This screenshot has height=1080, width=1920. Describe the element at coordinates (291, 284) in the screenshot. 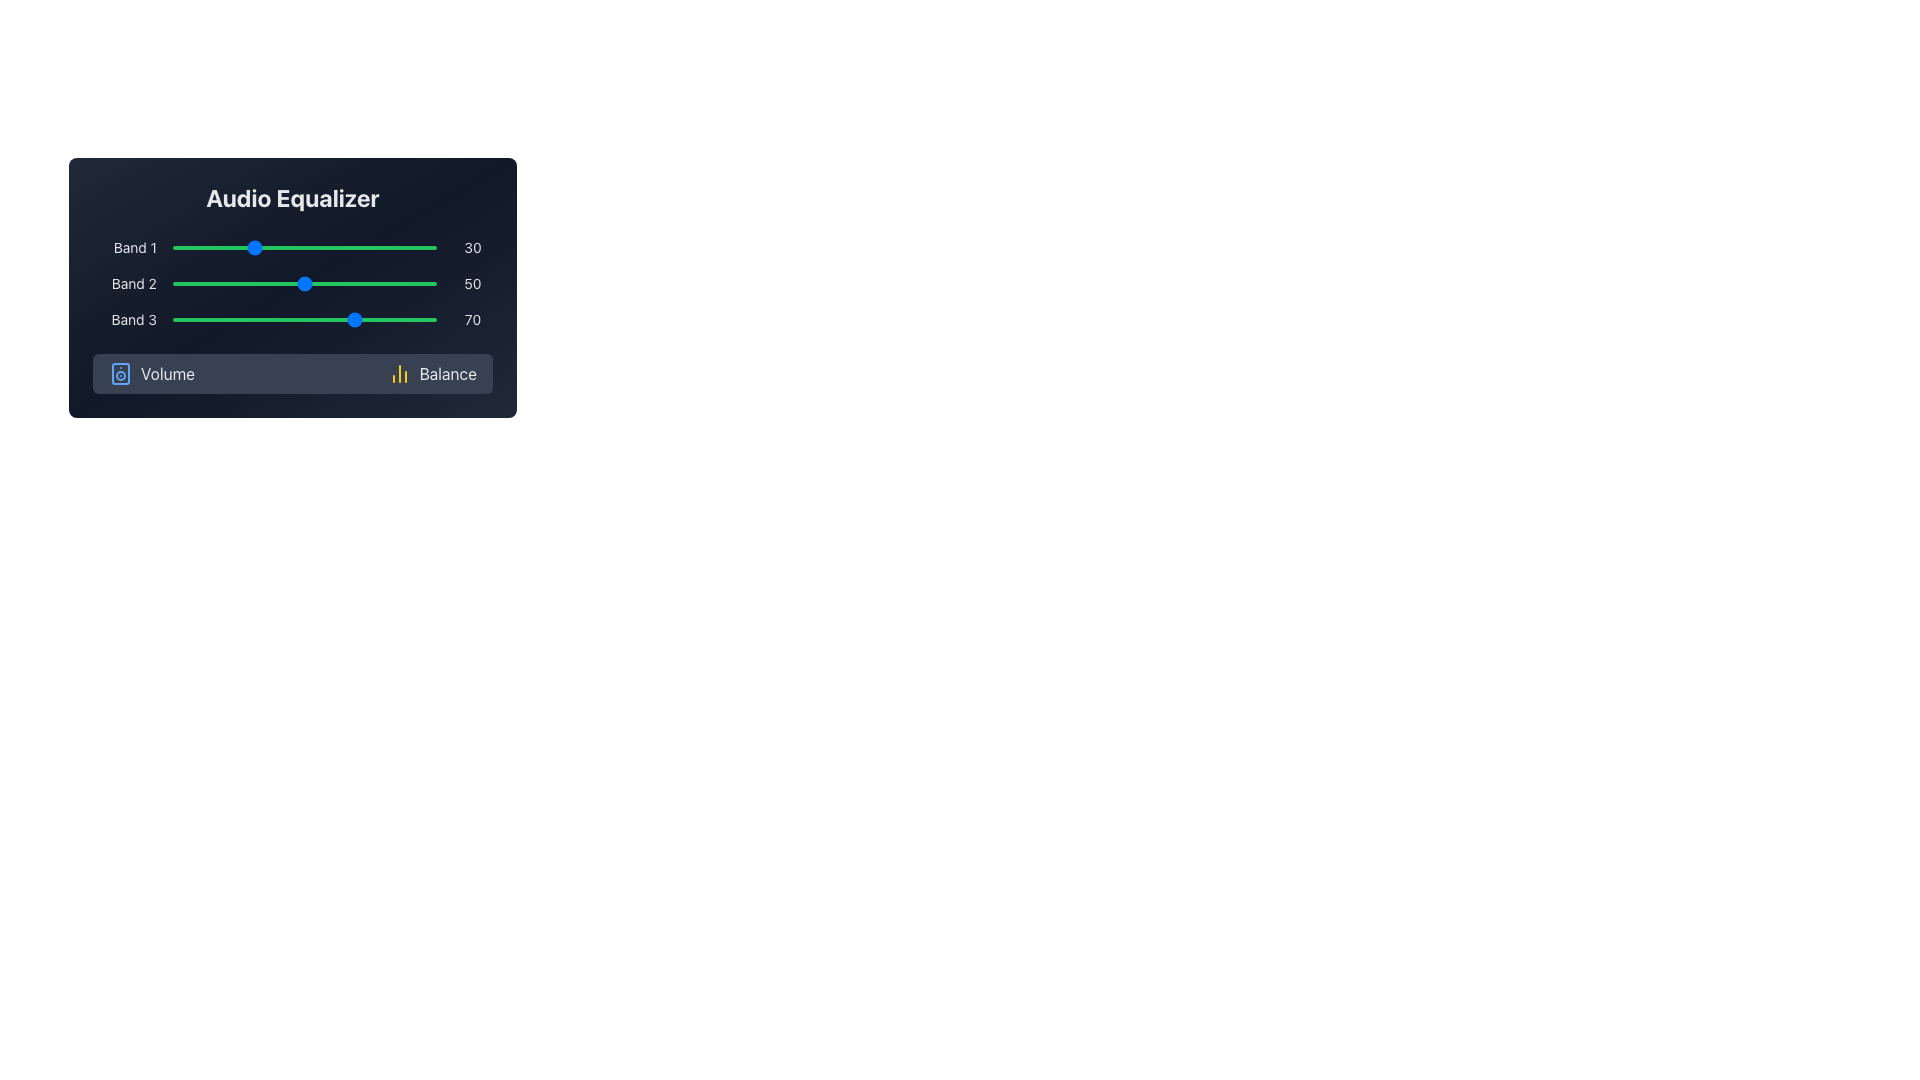

I see `the blue circular thumb of the horizontal slider labeled 'Band 2'` at that location.